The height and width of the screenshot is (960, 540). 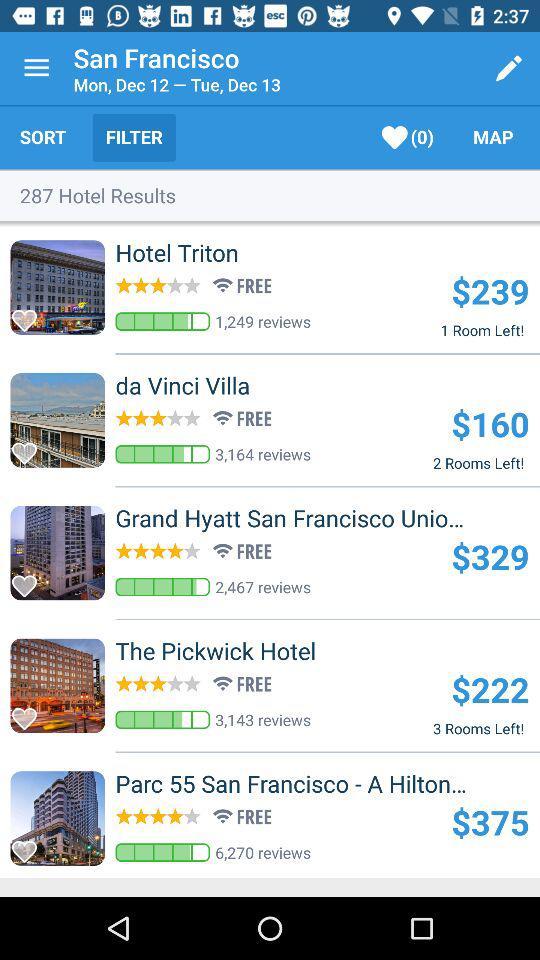 I want to click on 2,467 reviews item, so click(x=263, y=587).